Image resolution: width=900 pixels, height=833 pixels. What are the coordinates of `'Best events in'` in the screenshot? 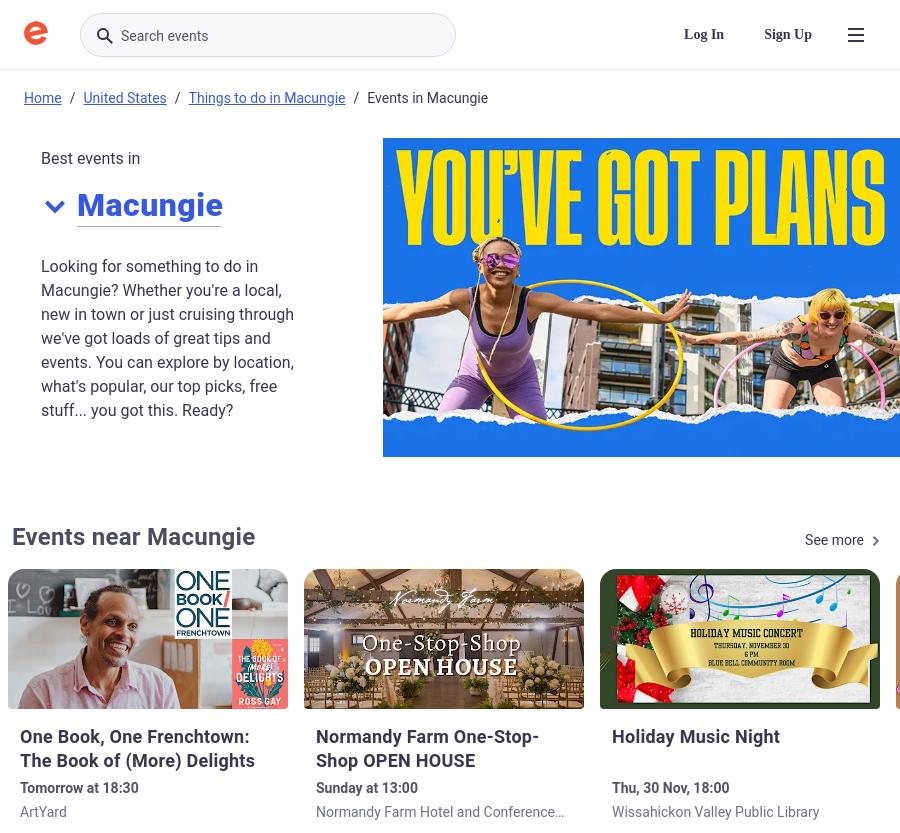 It's located at (89, 157).